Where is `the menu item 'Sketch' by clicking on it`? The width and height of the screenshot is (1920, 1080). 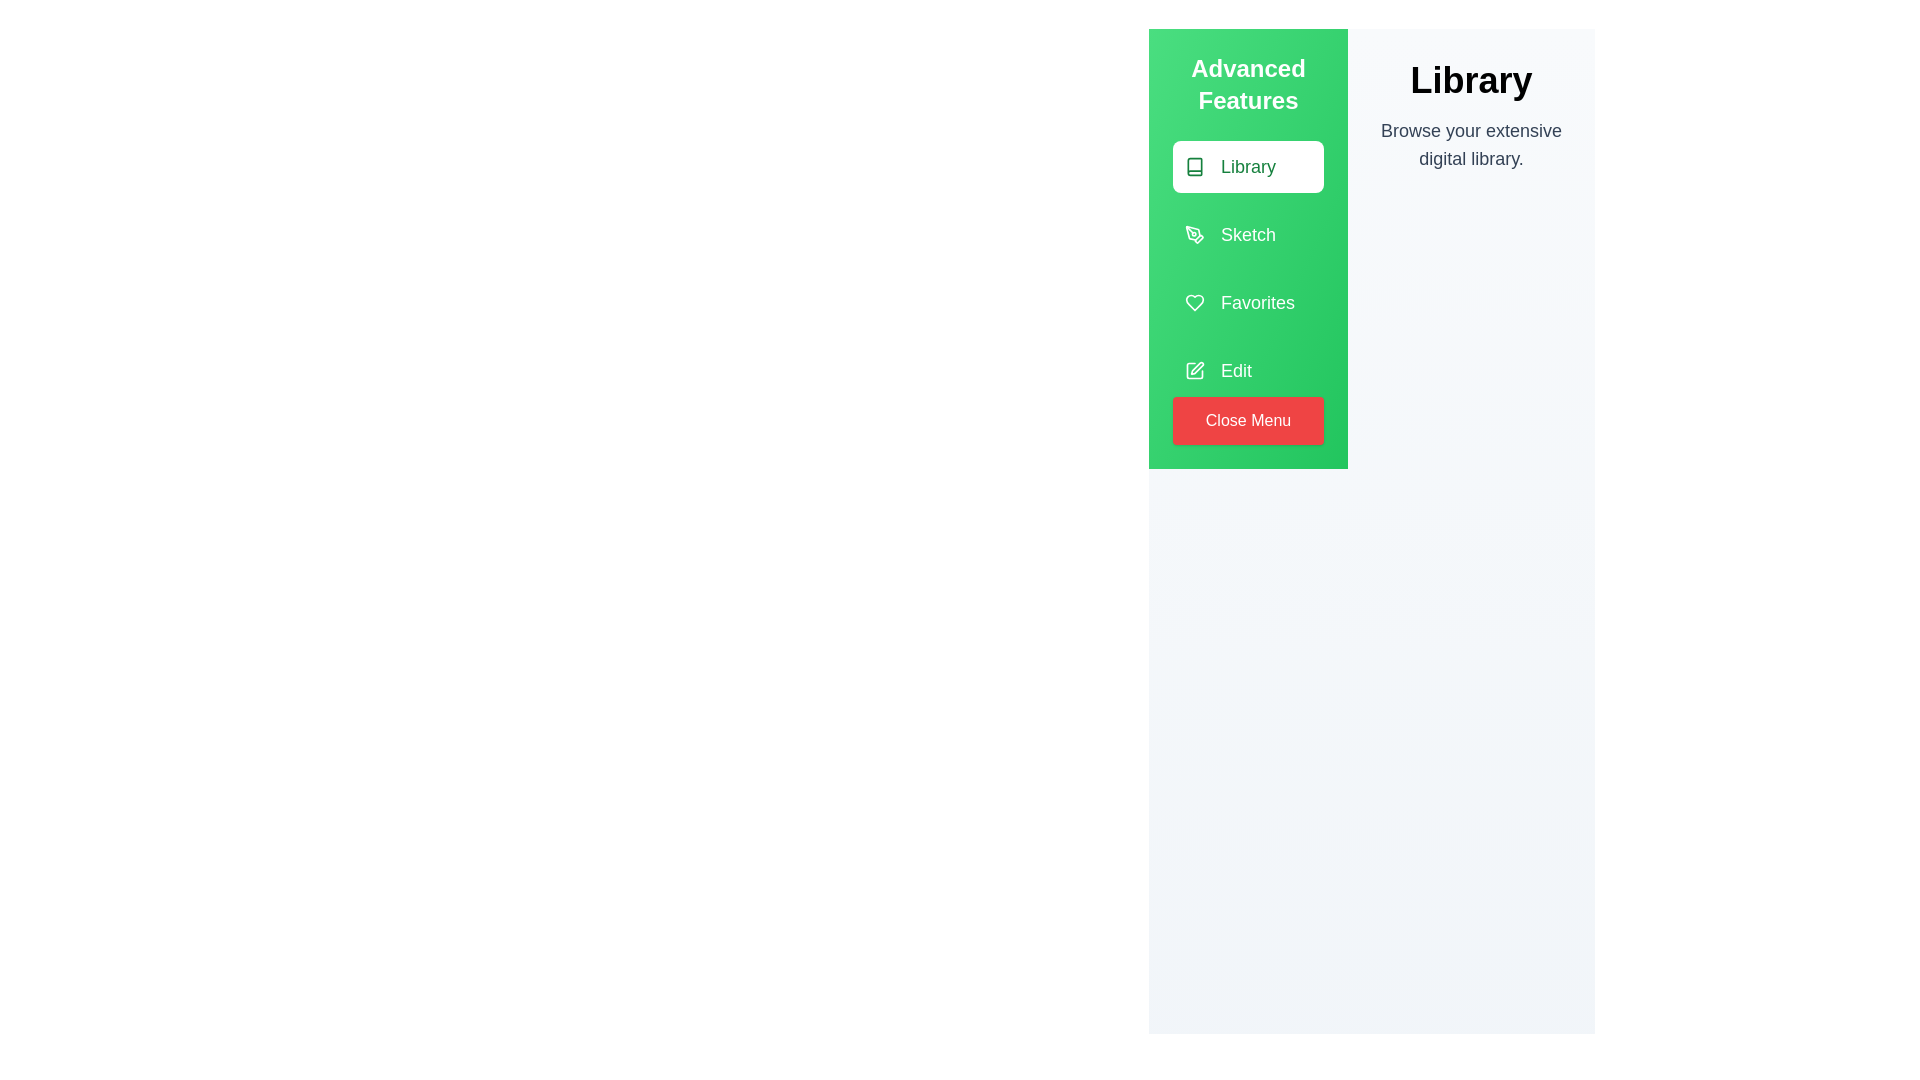
the menu item 'Sketch' by clicking on it is located at coordinates (1247, 234).